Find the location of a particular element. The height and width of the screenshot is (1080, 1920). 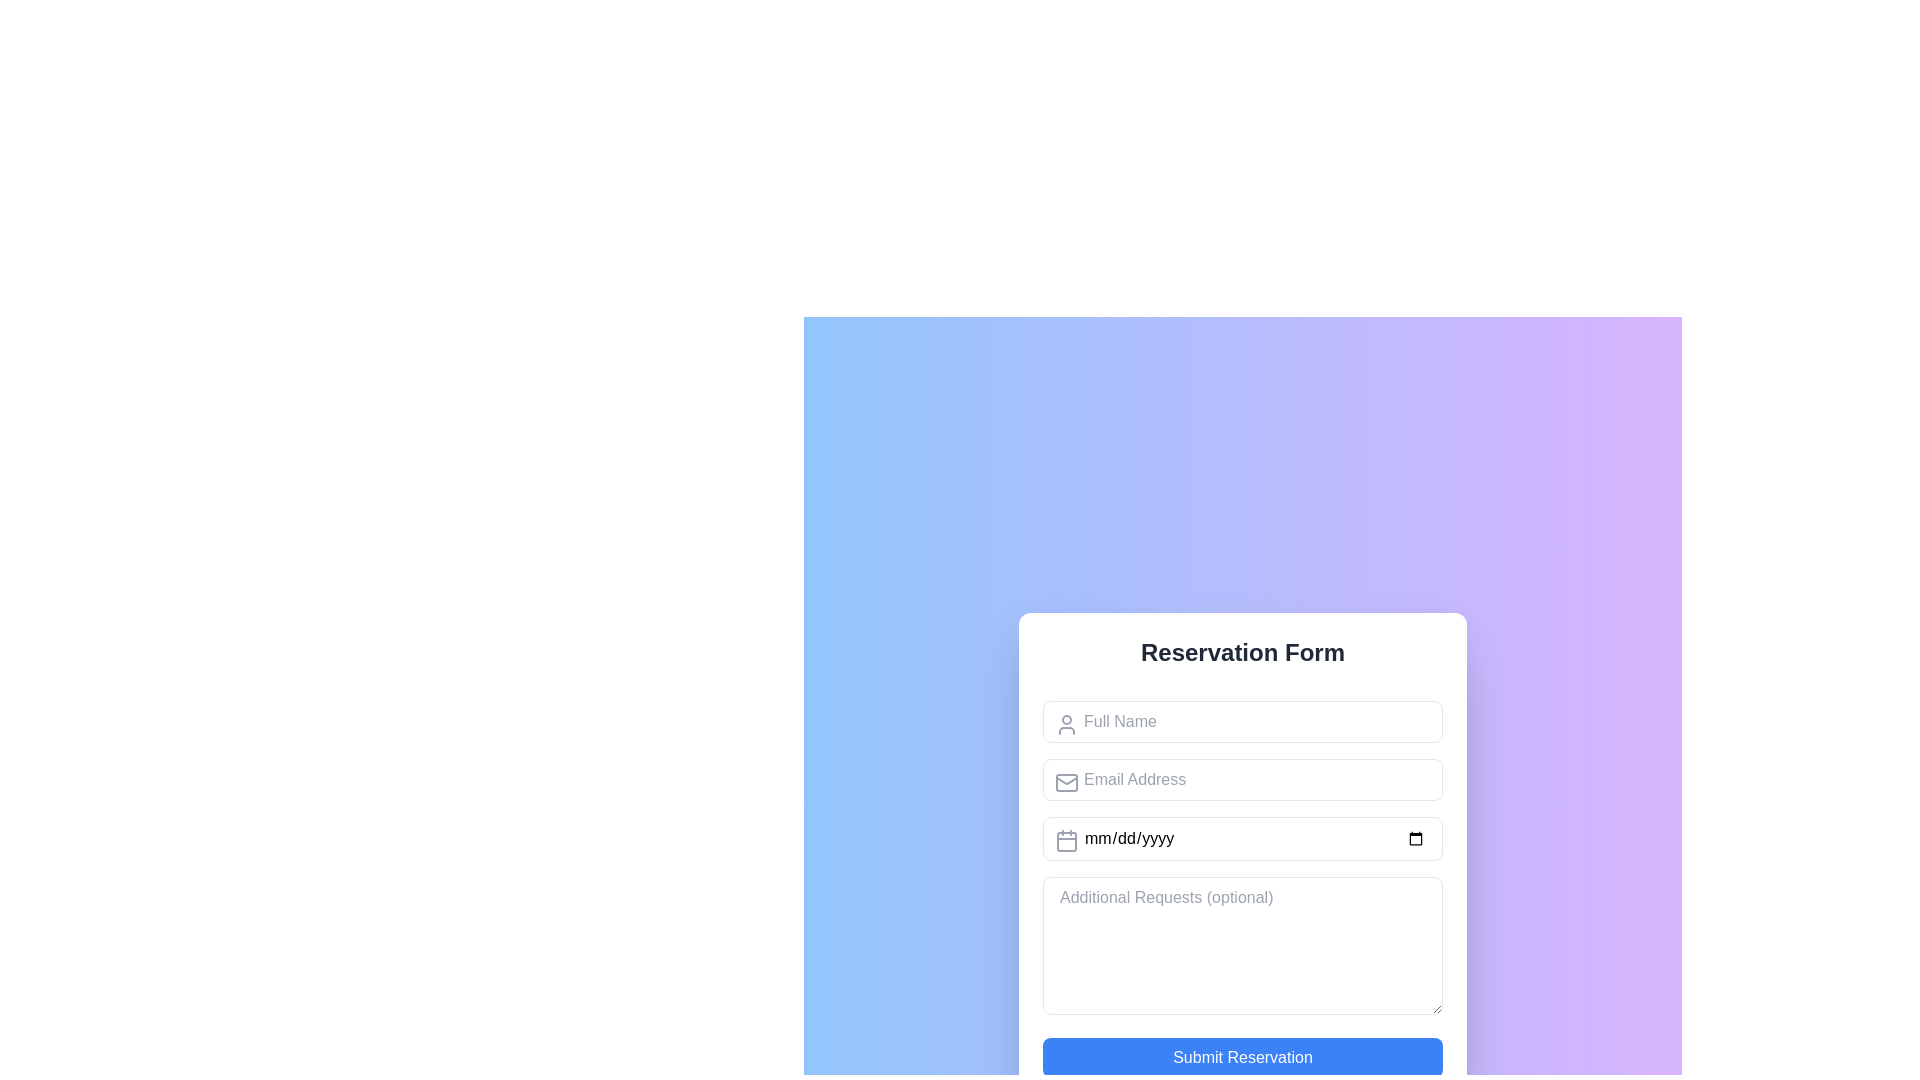

the bold and large text header displaying 'Reservation Form' located at the top of the modal-like UI component is located at coordinates (1242, 651).